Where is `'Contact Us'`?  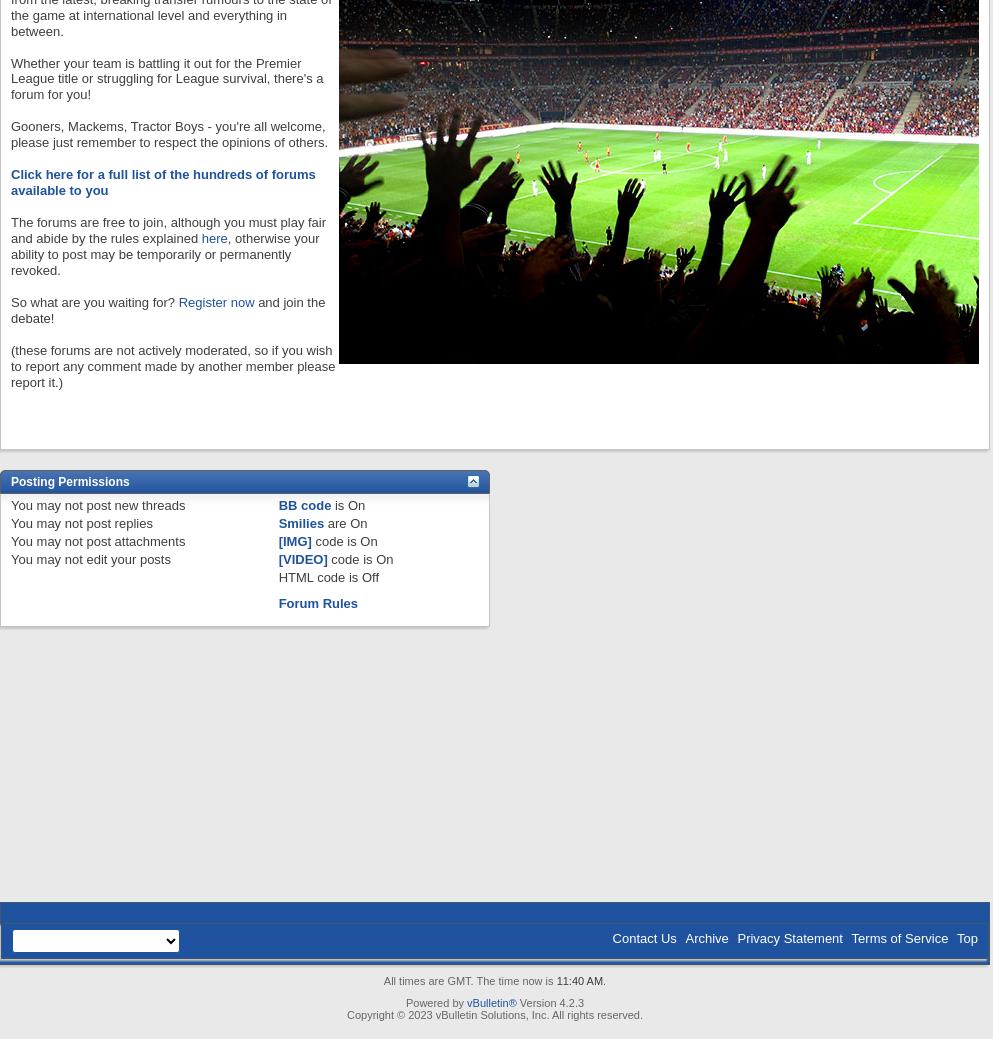
'Contact Us' is located at coordinates (642, 938).